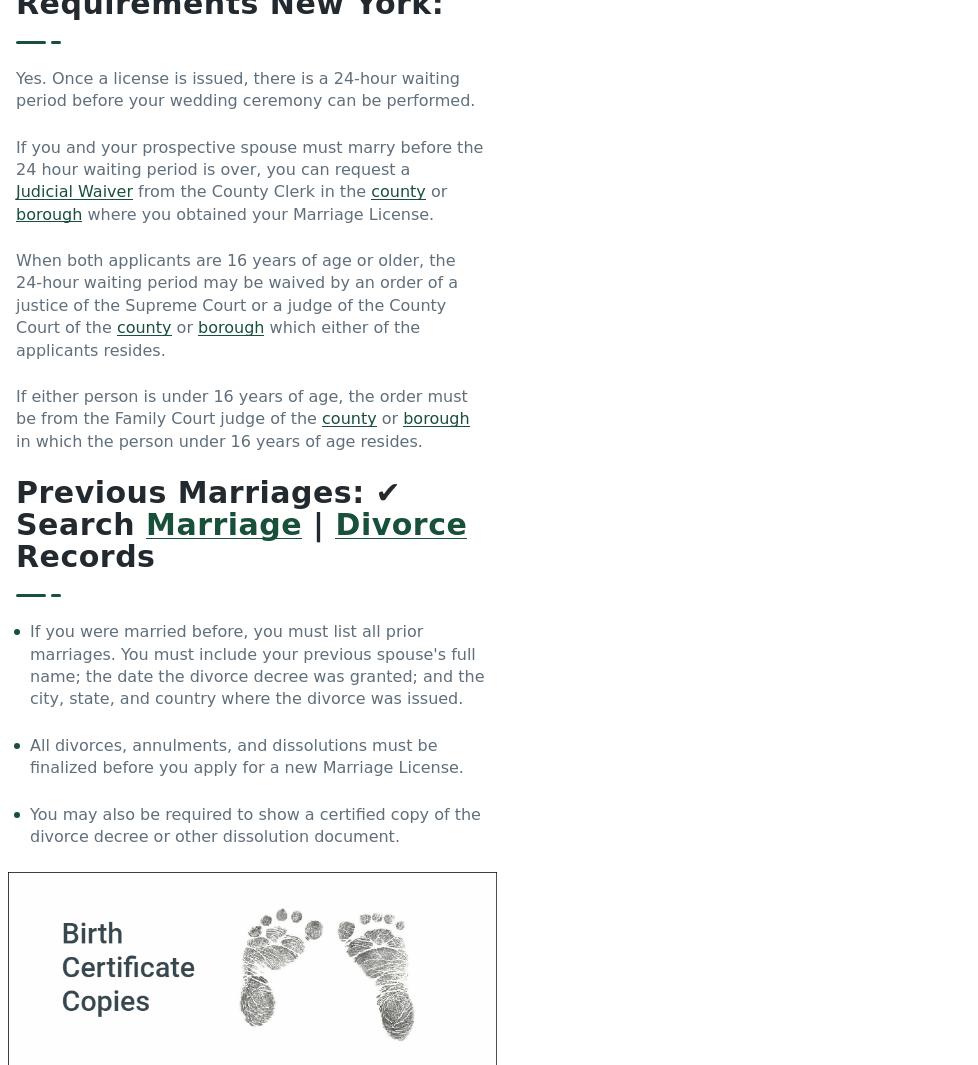  Describe the element at coordinates (16, 88) in the screenshot. I see `'Yes. Once a license is issued, there is a 24-hour waiting period before your wedding ceremony can be performed.'` at that location.